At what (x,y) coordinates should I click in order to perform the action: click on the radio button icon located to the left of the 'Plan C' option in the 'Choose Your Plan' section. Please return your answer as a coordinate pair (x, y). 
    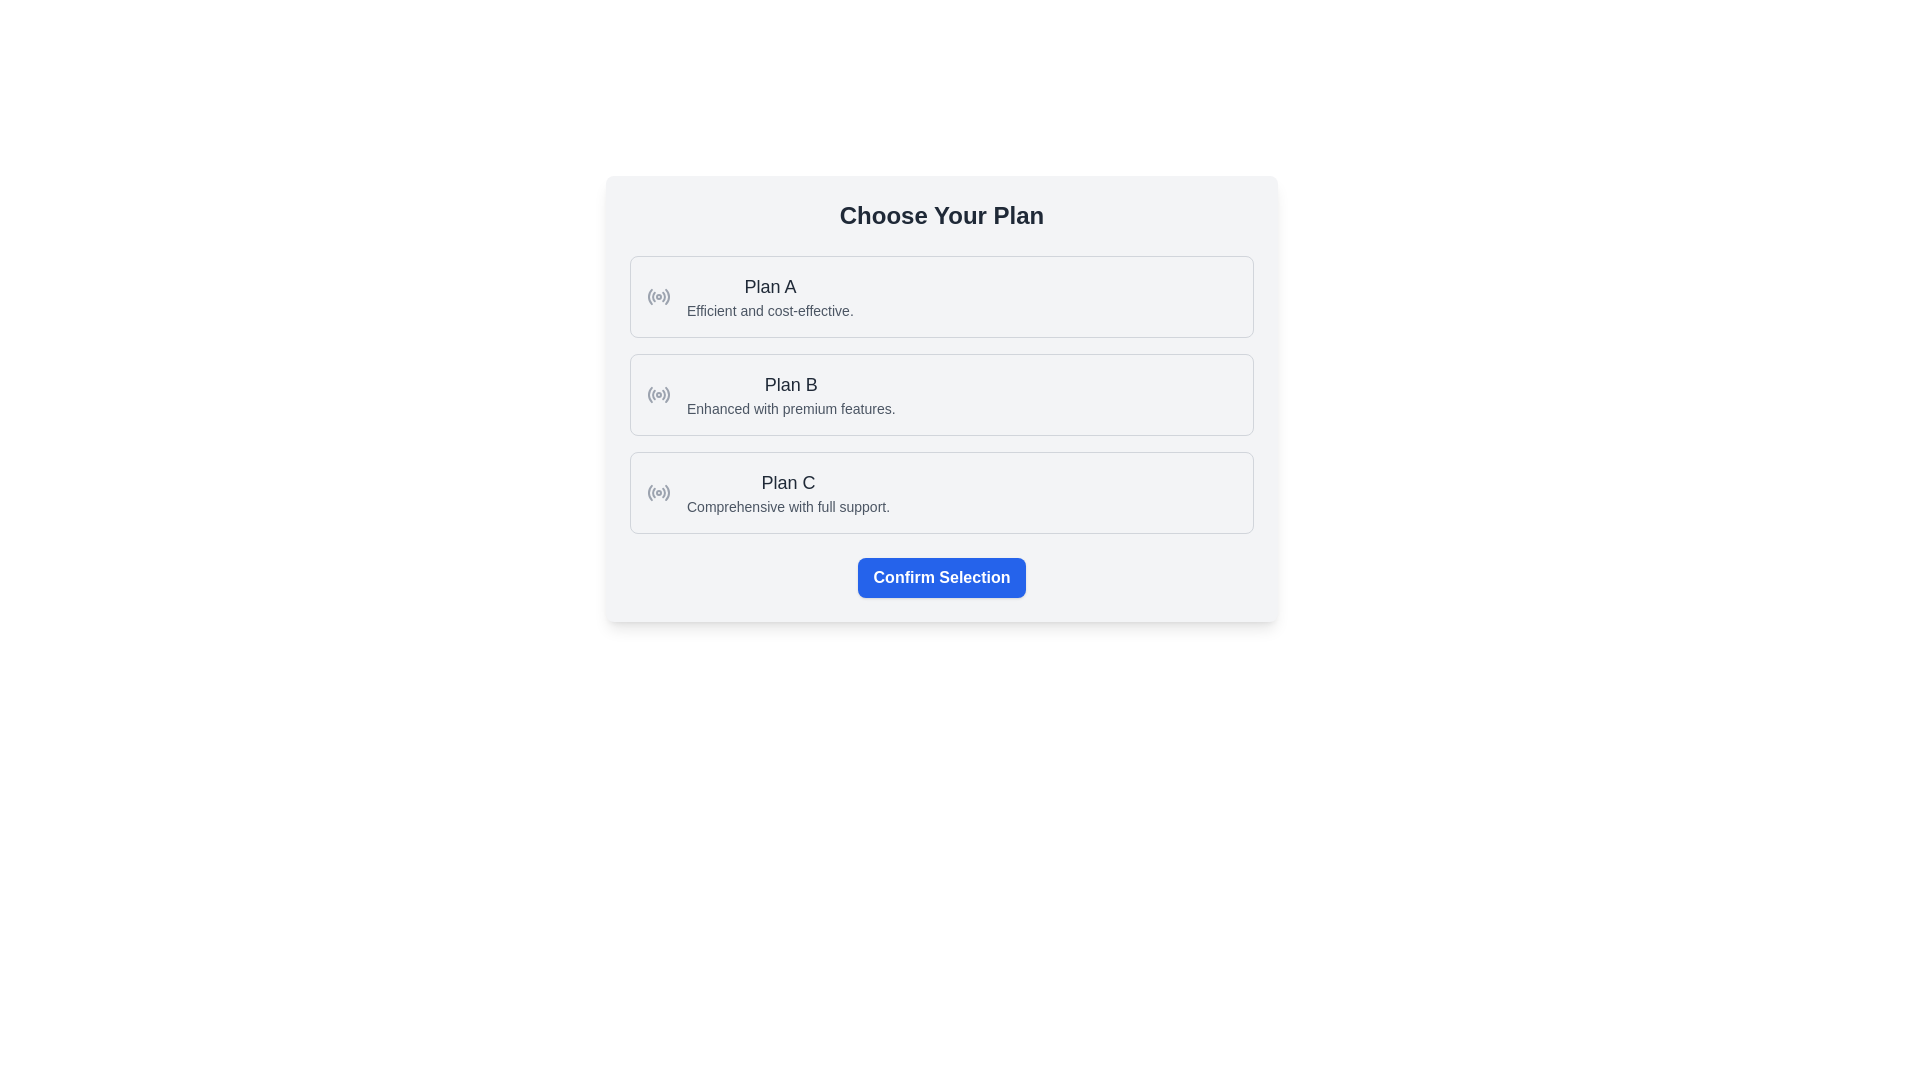
    Looking at the image, I should click on (664, 493).